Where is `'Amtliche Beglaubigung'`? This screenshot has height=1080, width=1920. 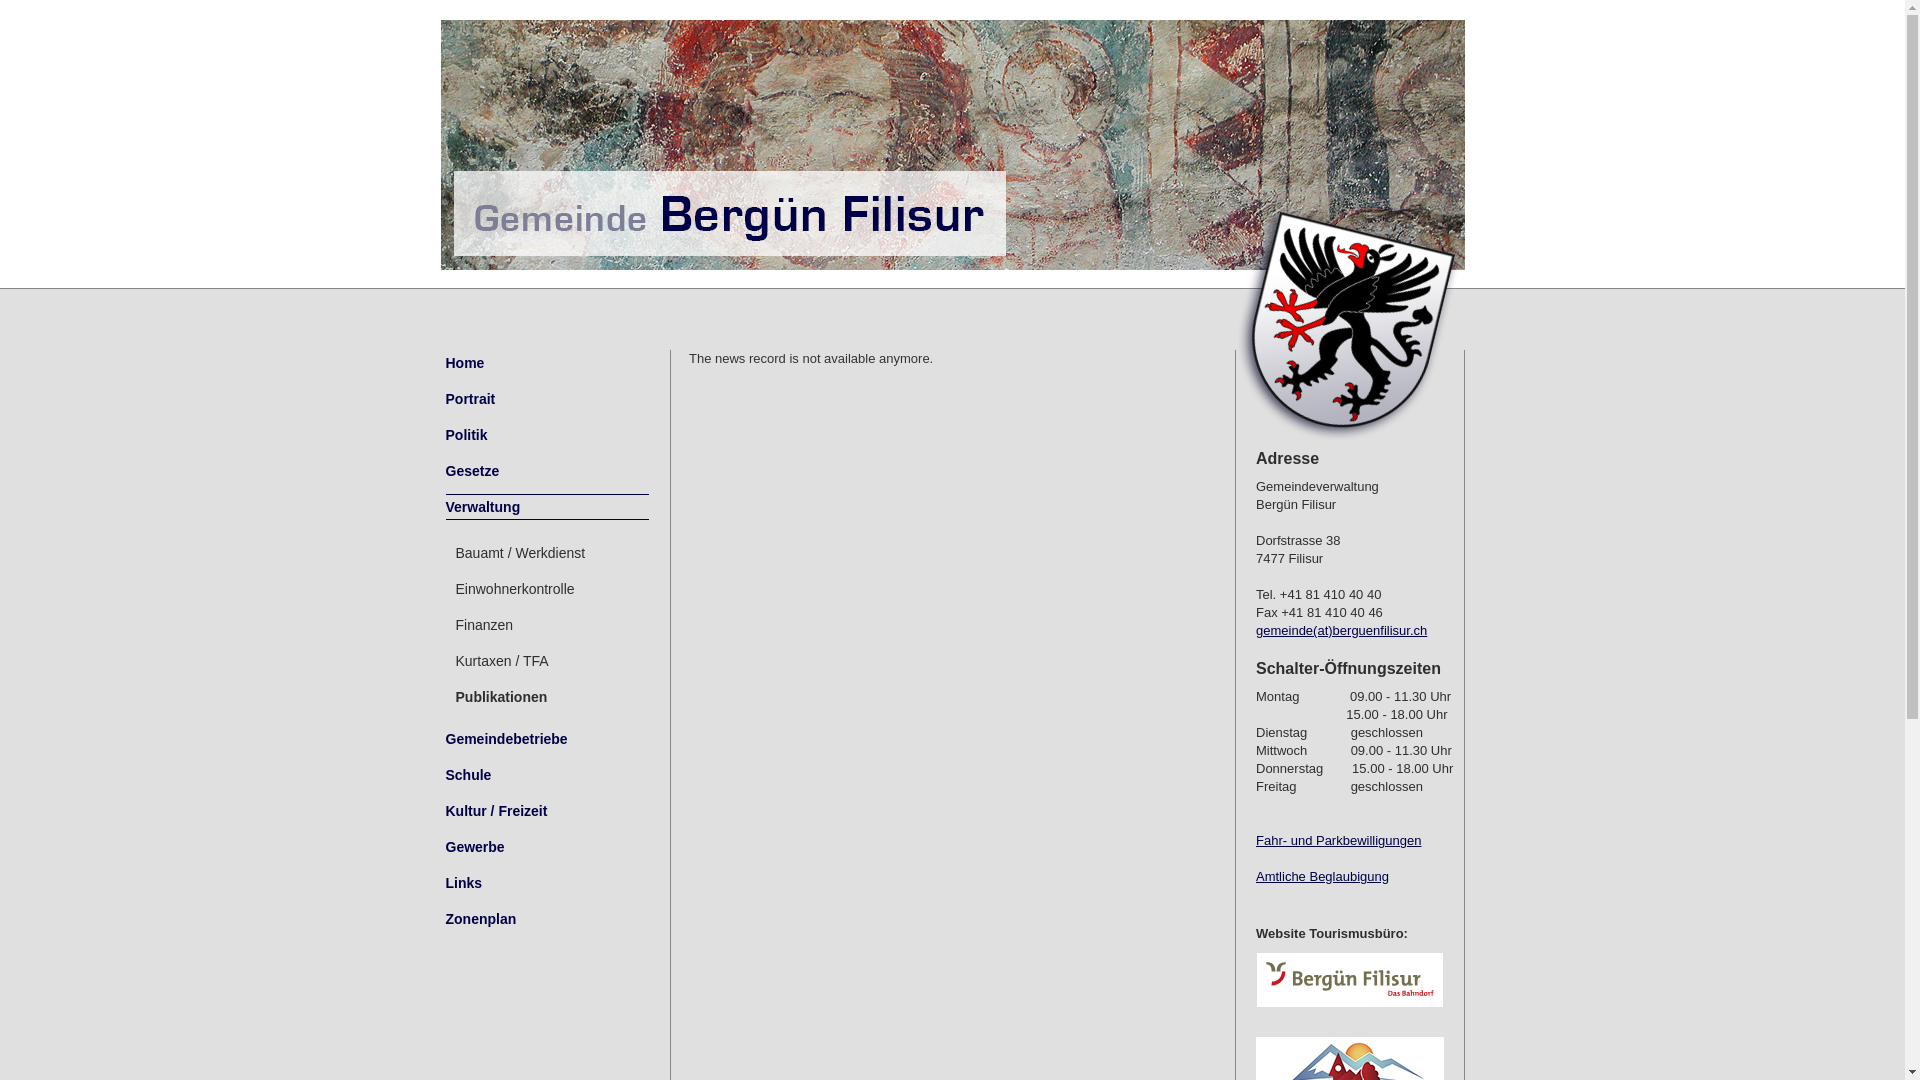 'Amtliche Beglaubigung' is located at coordinates (1255, 875).